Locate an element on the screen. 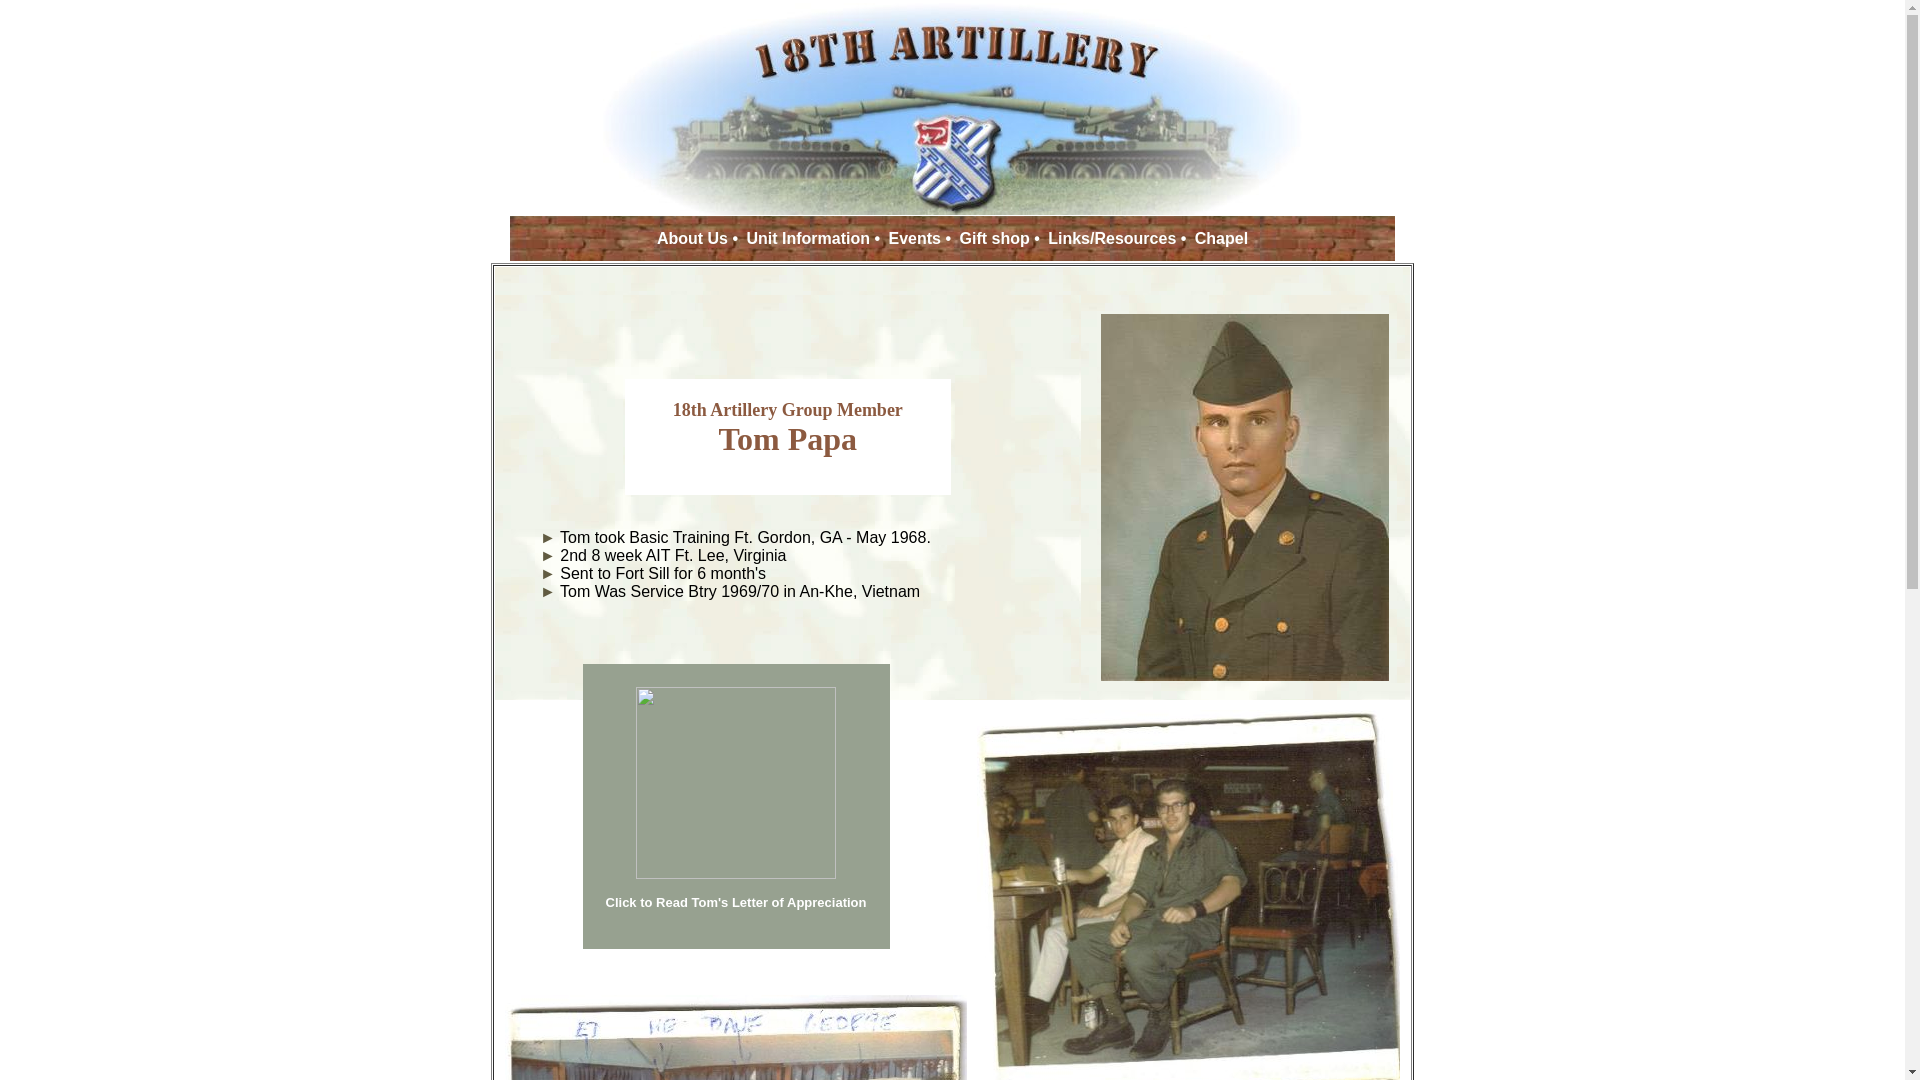  'Click to Read Tom's Letter of Appreciation' is located at coordinates (735, 902).